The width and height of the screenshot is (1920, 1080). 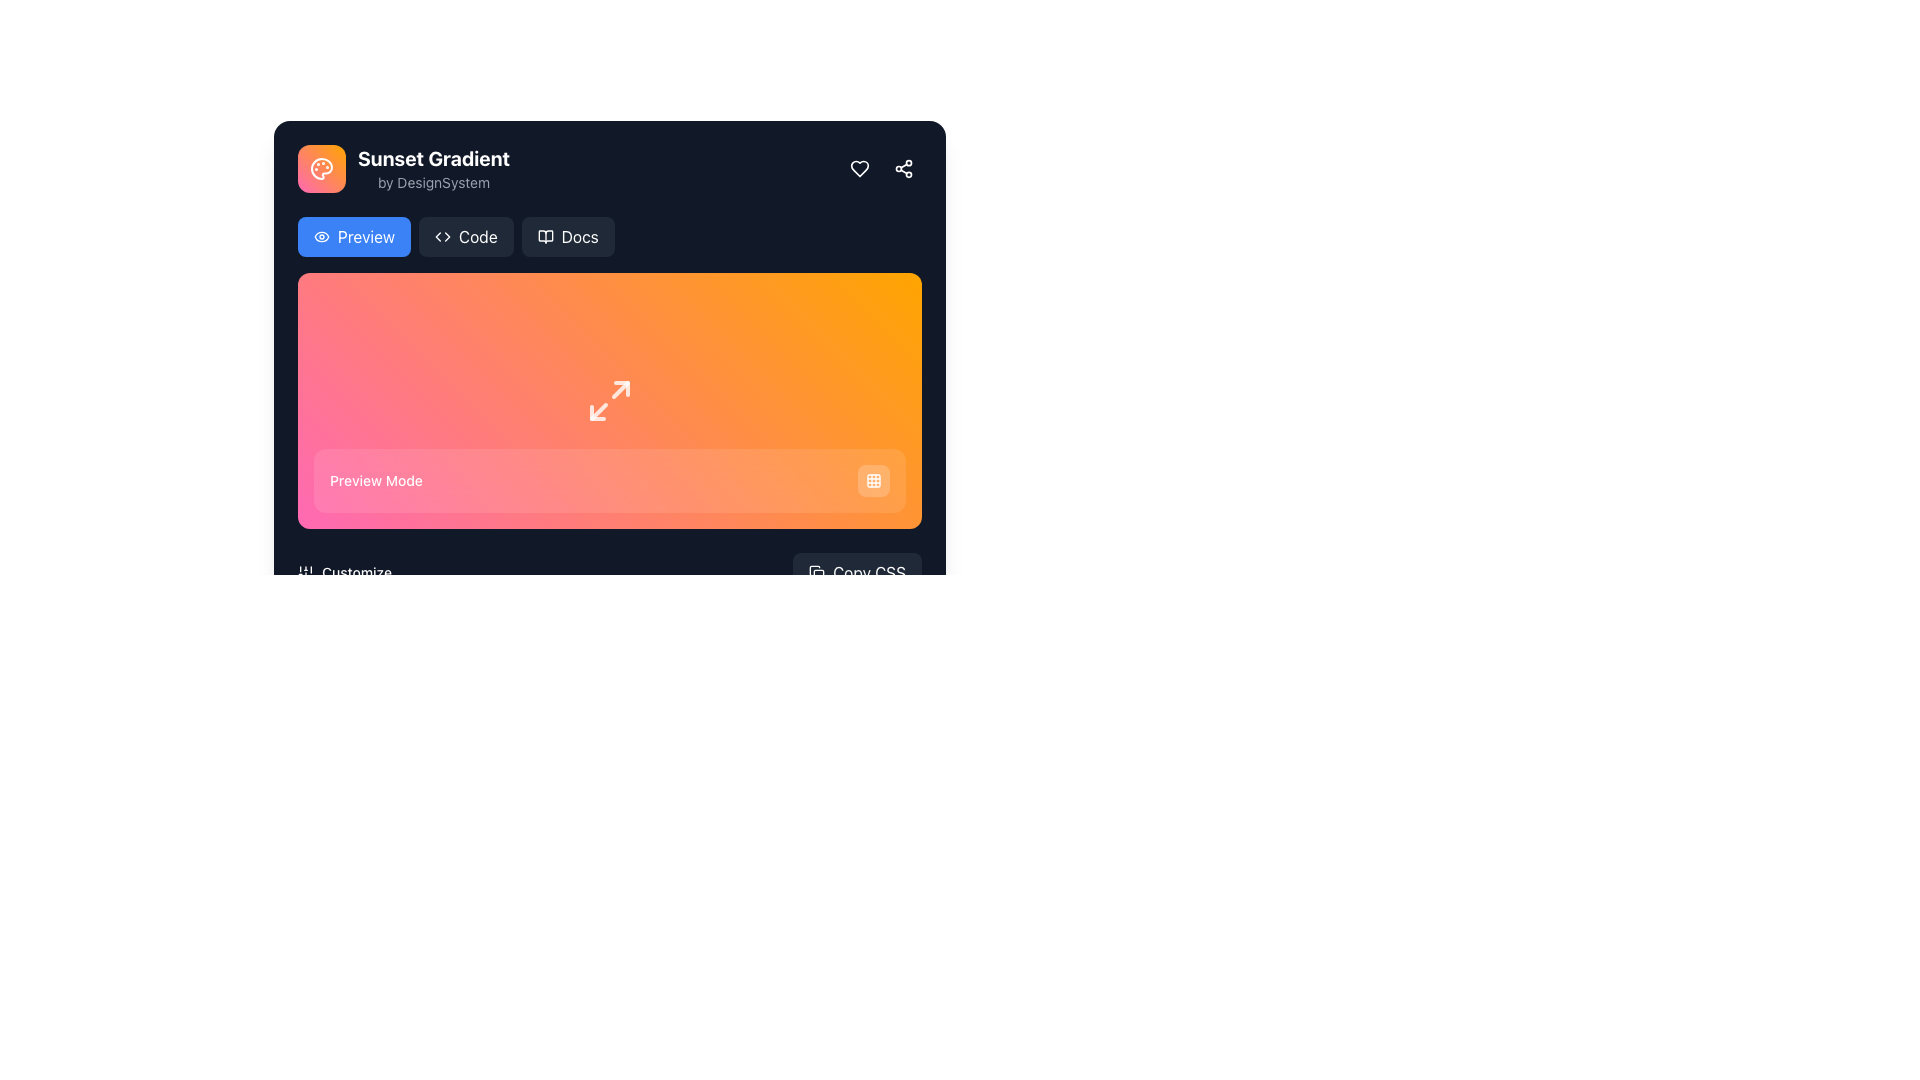 I want to click on the document access icon located in the upper-right corner of the navigation bar, adjacent to the 'Docs' button, so click(x=545, y=235).